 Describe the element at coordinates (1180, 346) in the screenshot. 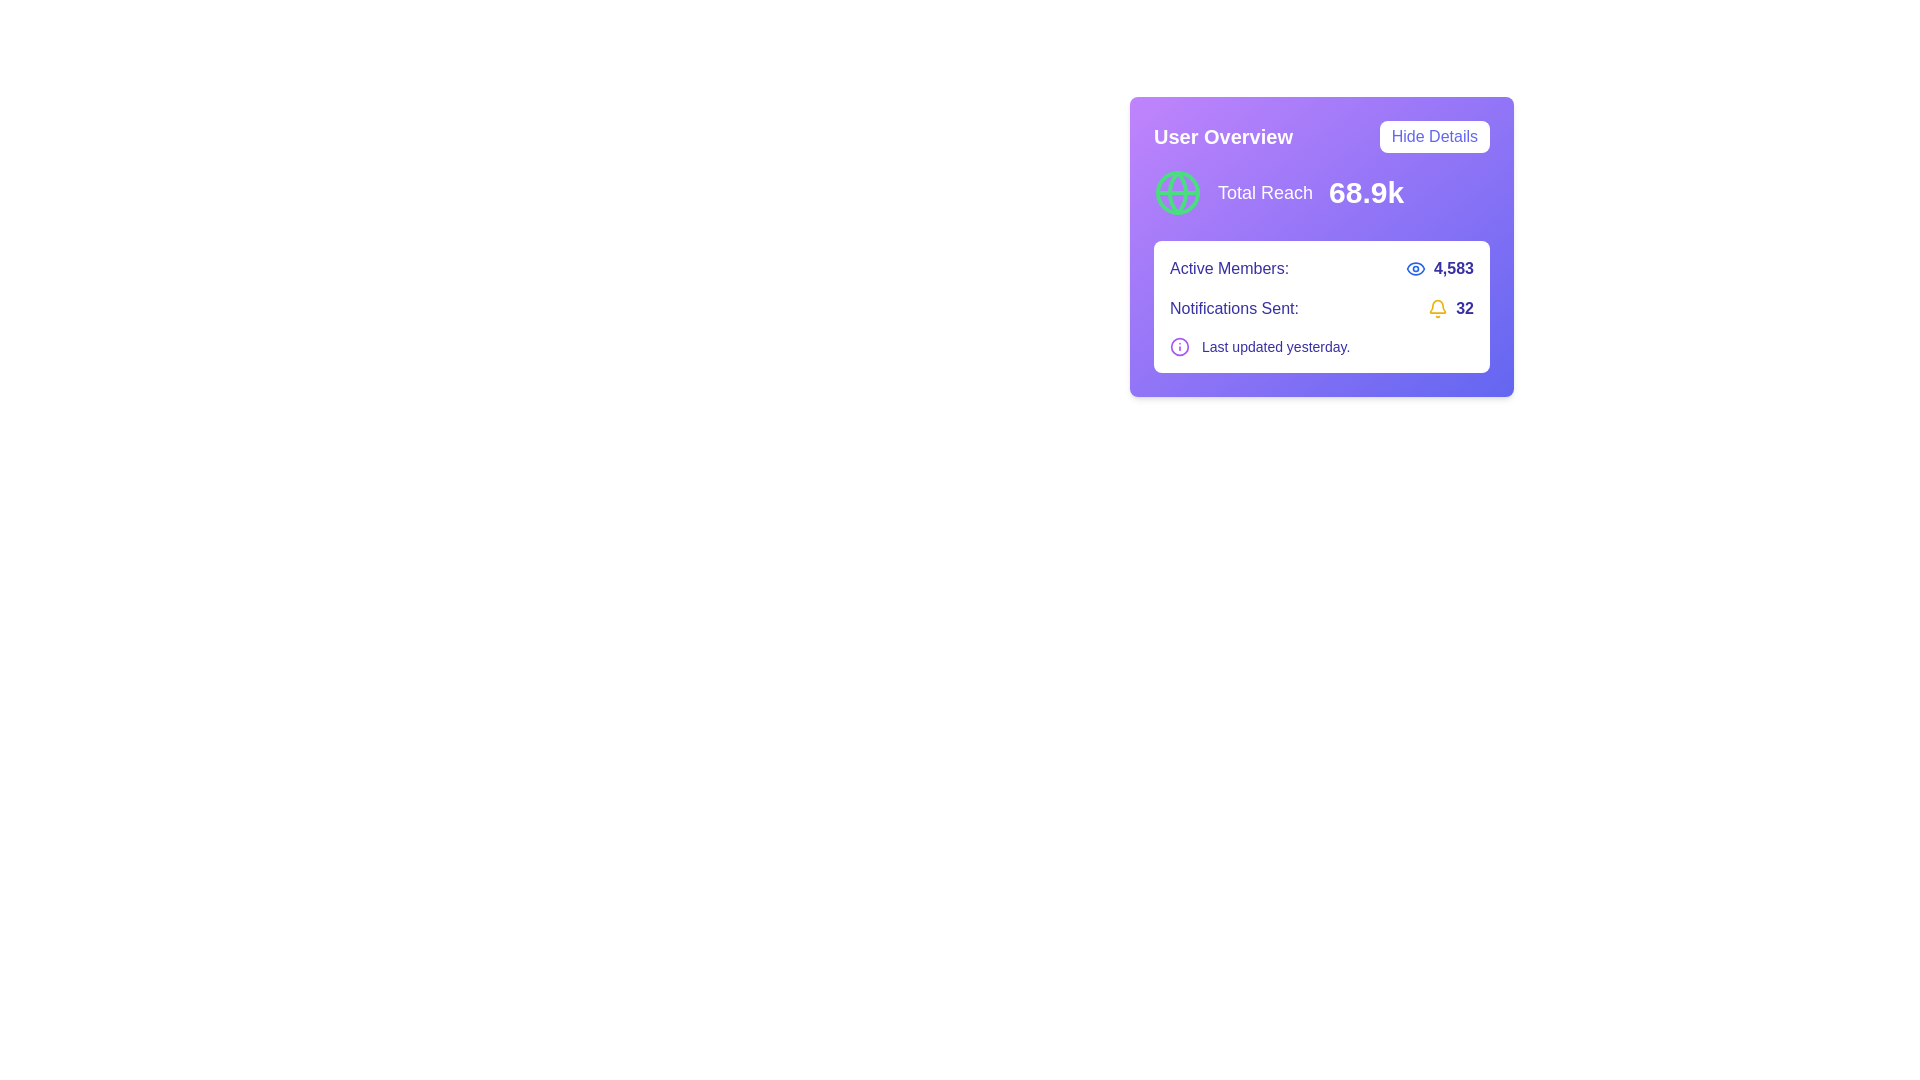

I see `the circular informational icon with a purple outline and an exclamation mark, located to the left of the text 'Last updated yesterday' within the 'User Overview' purple card` at that location.